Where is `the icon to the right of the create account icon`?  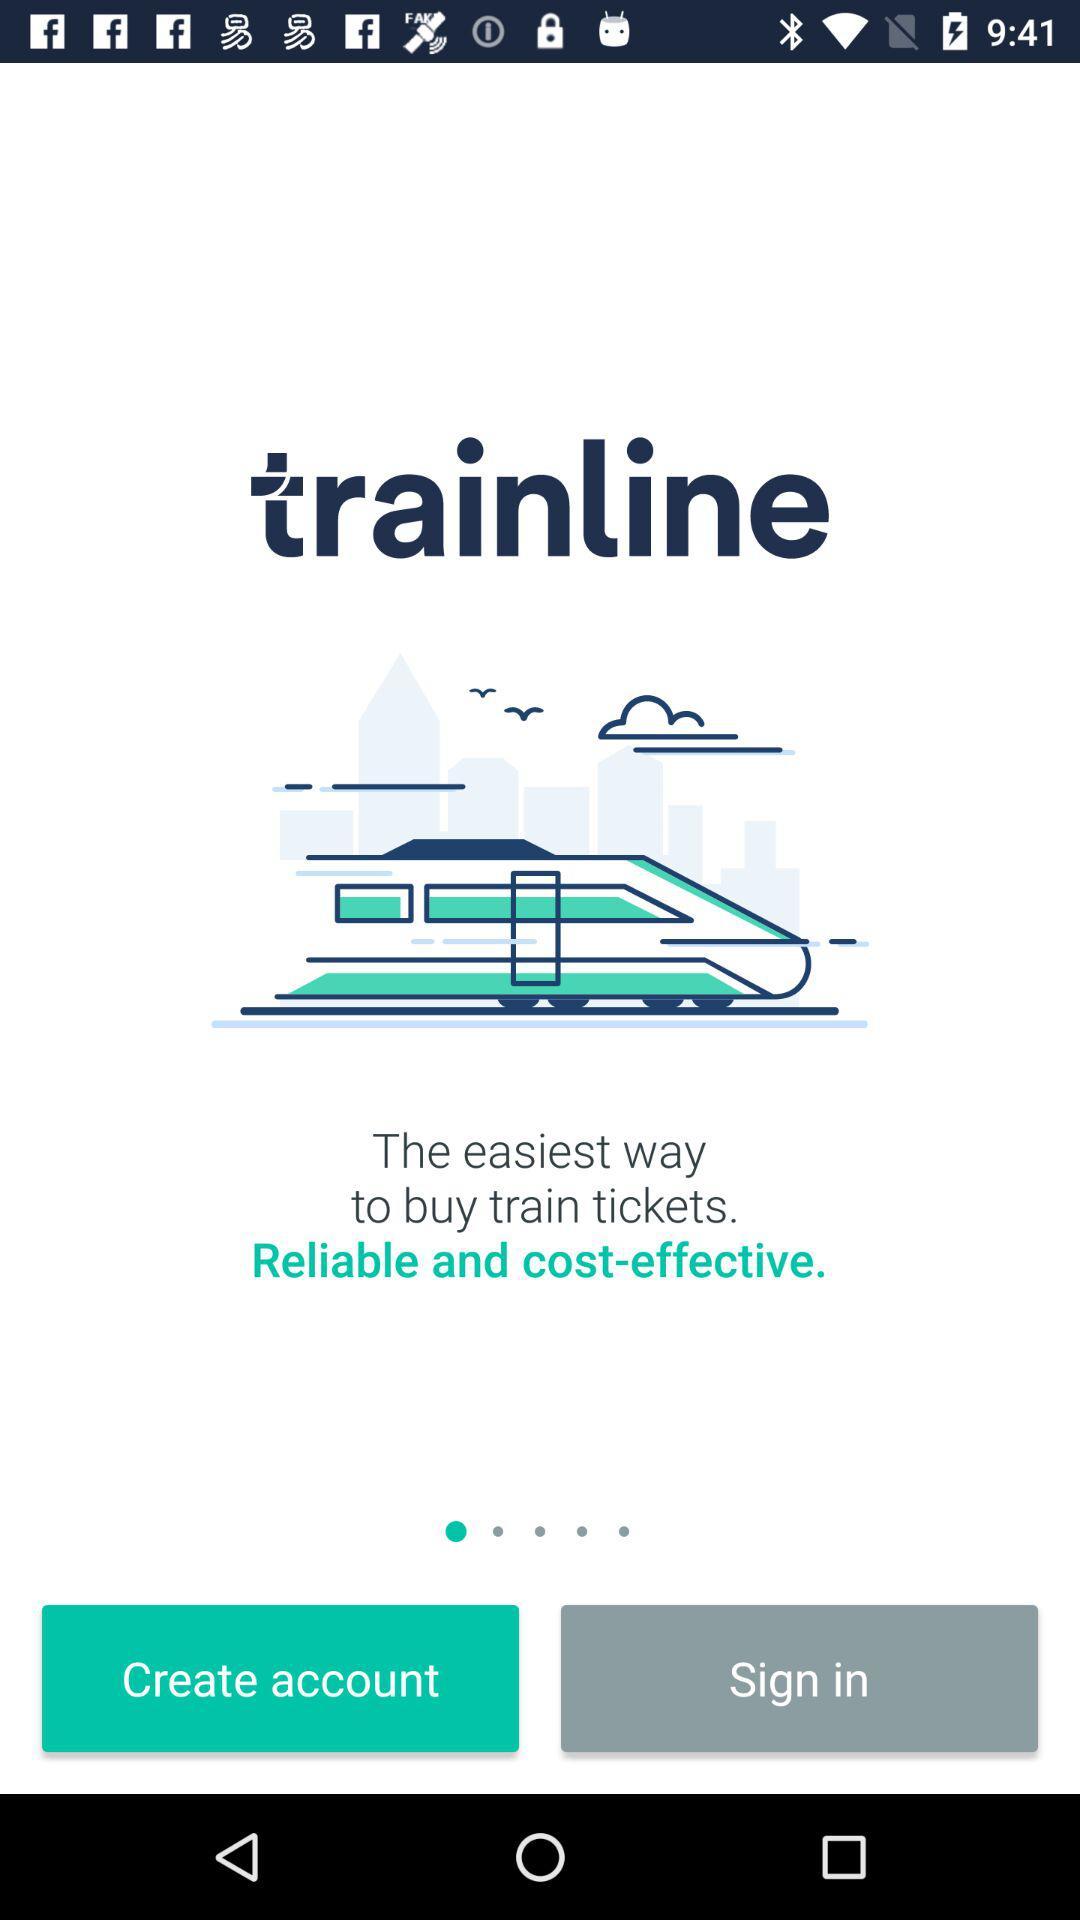 the icon to the right of the create account icon is located at coordinates (798, 1678).